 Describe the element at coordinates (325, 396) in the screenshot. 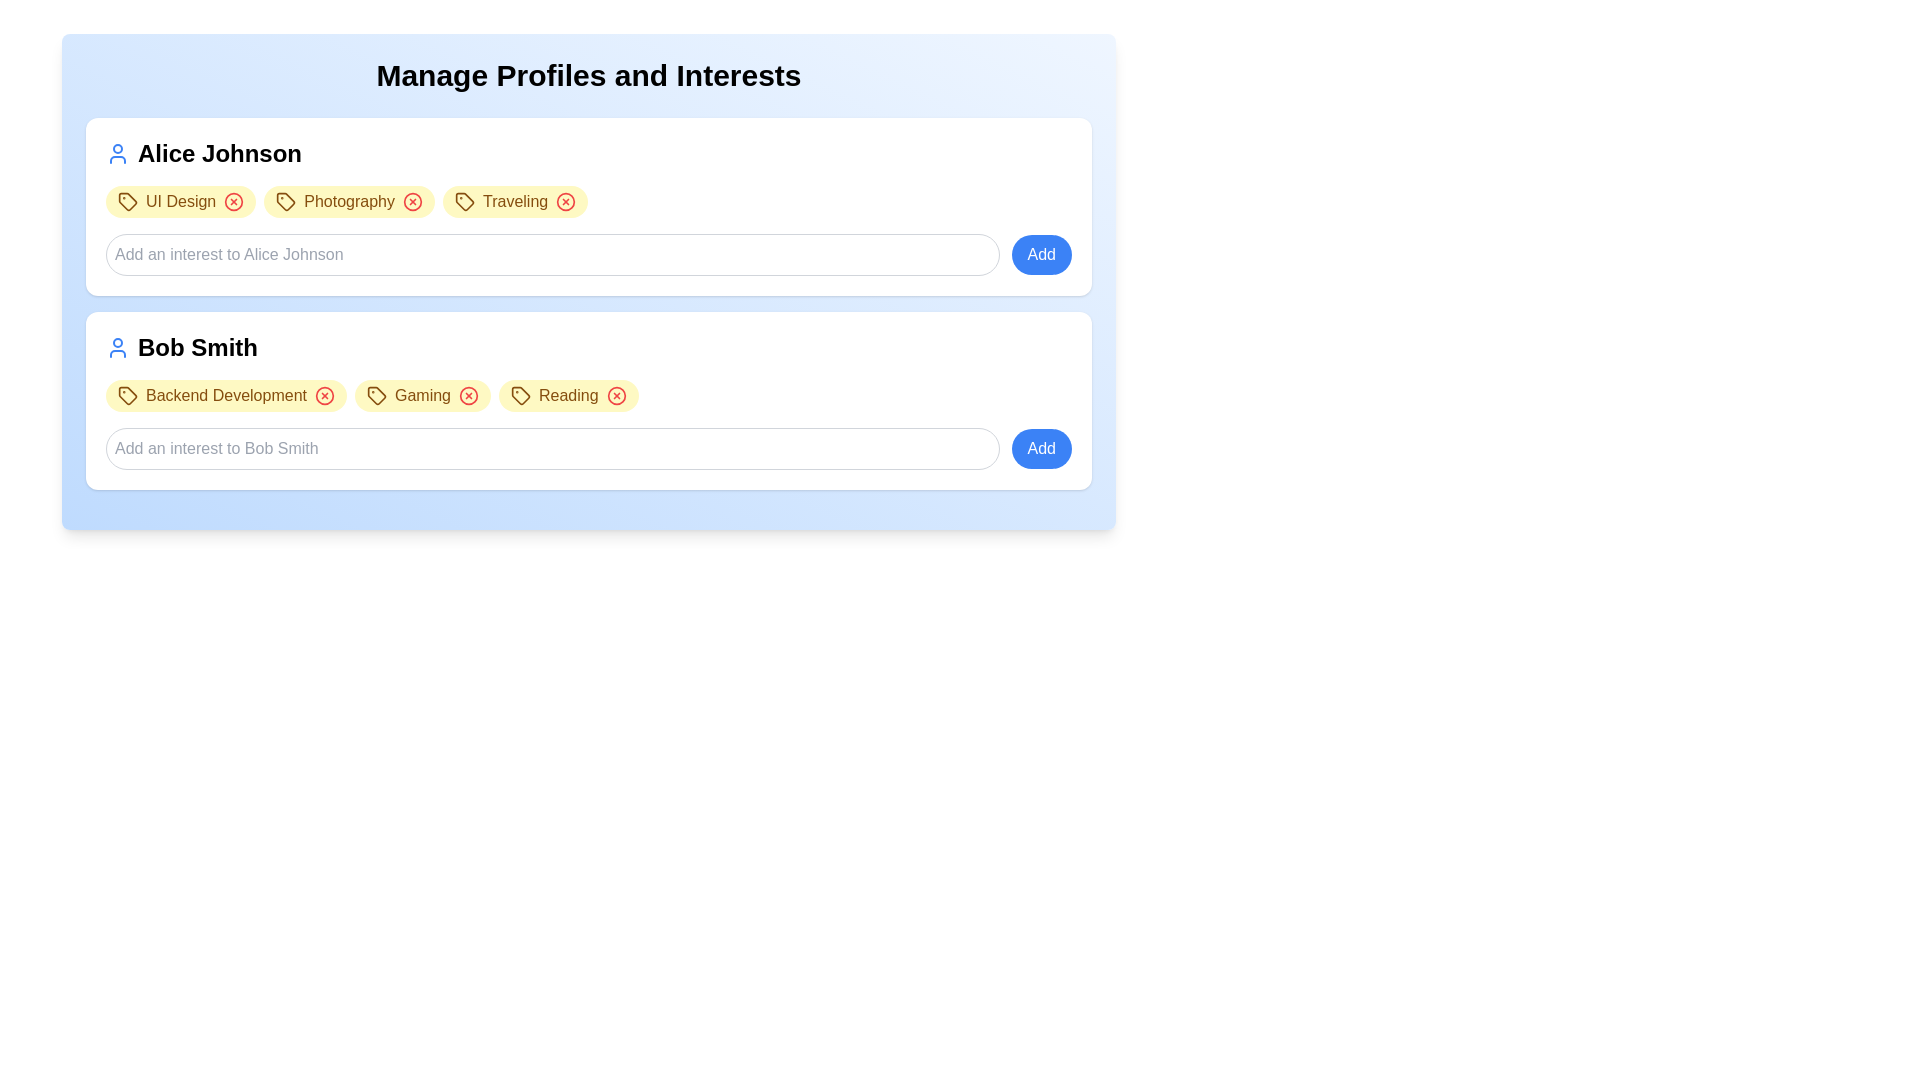

I see `the round red cancel icon with a cross symbol located at the far end of the 'Backend Development' badge under the 'Bob Smith' profile section` at that location.